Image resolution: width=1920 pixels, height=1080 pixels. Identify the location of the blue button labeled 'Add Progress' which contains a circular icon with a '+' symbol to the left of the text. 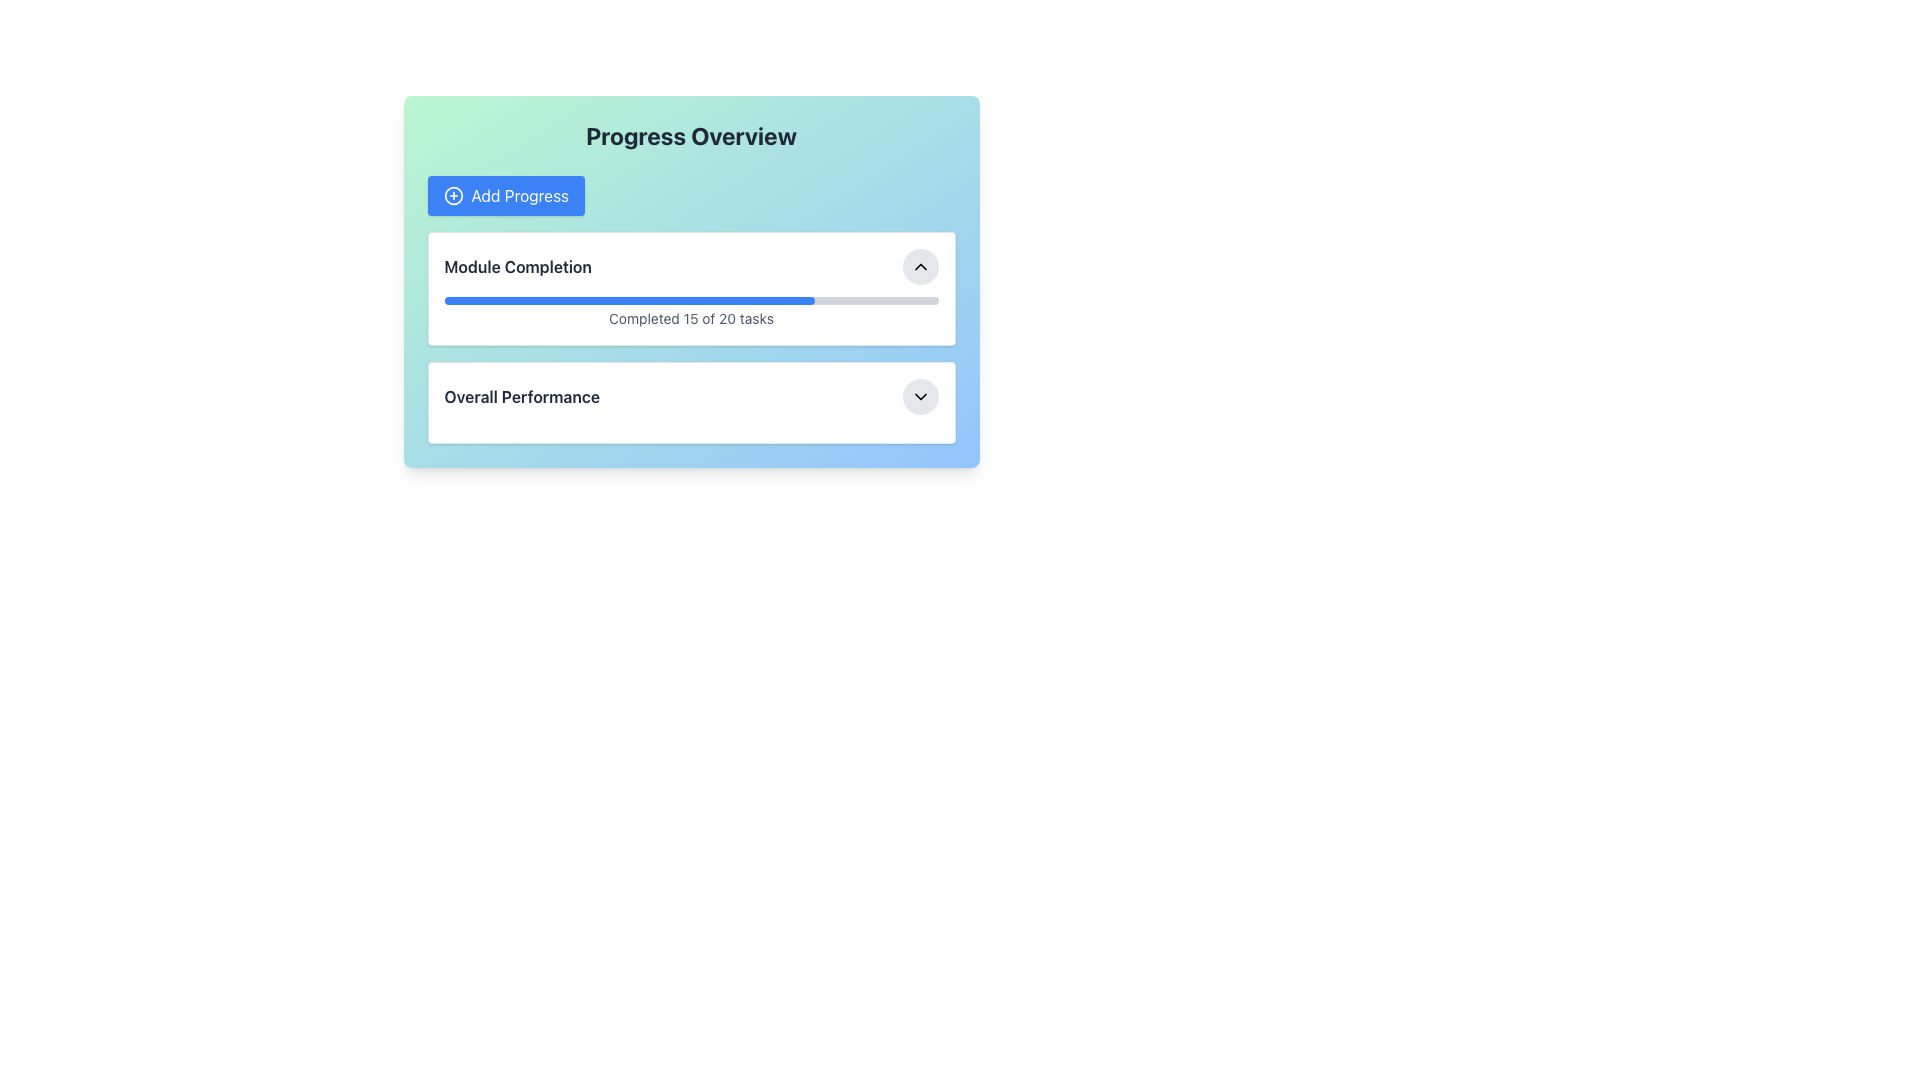
(452, 196).